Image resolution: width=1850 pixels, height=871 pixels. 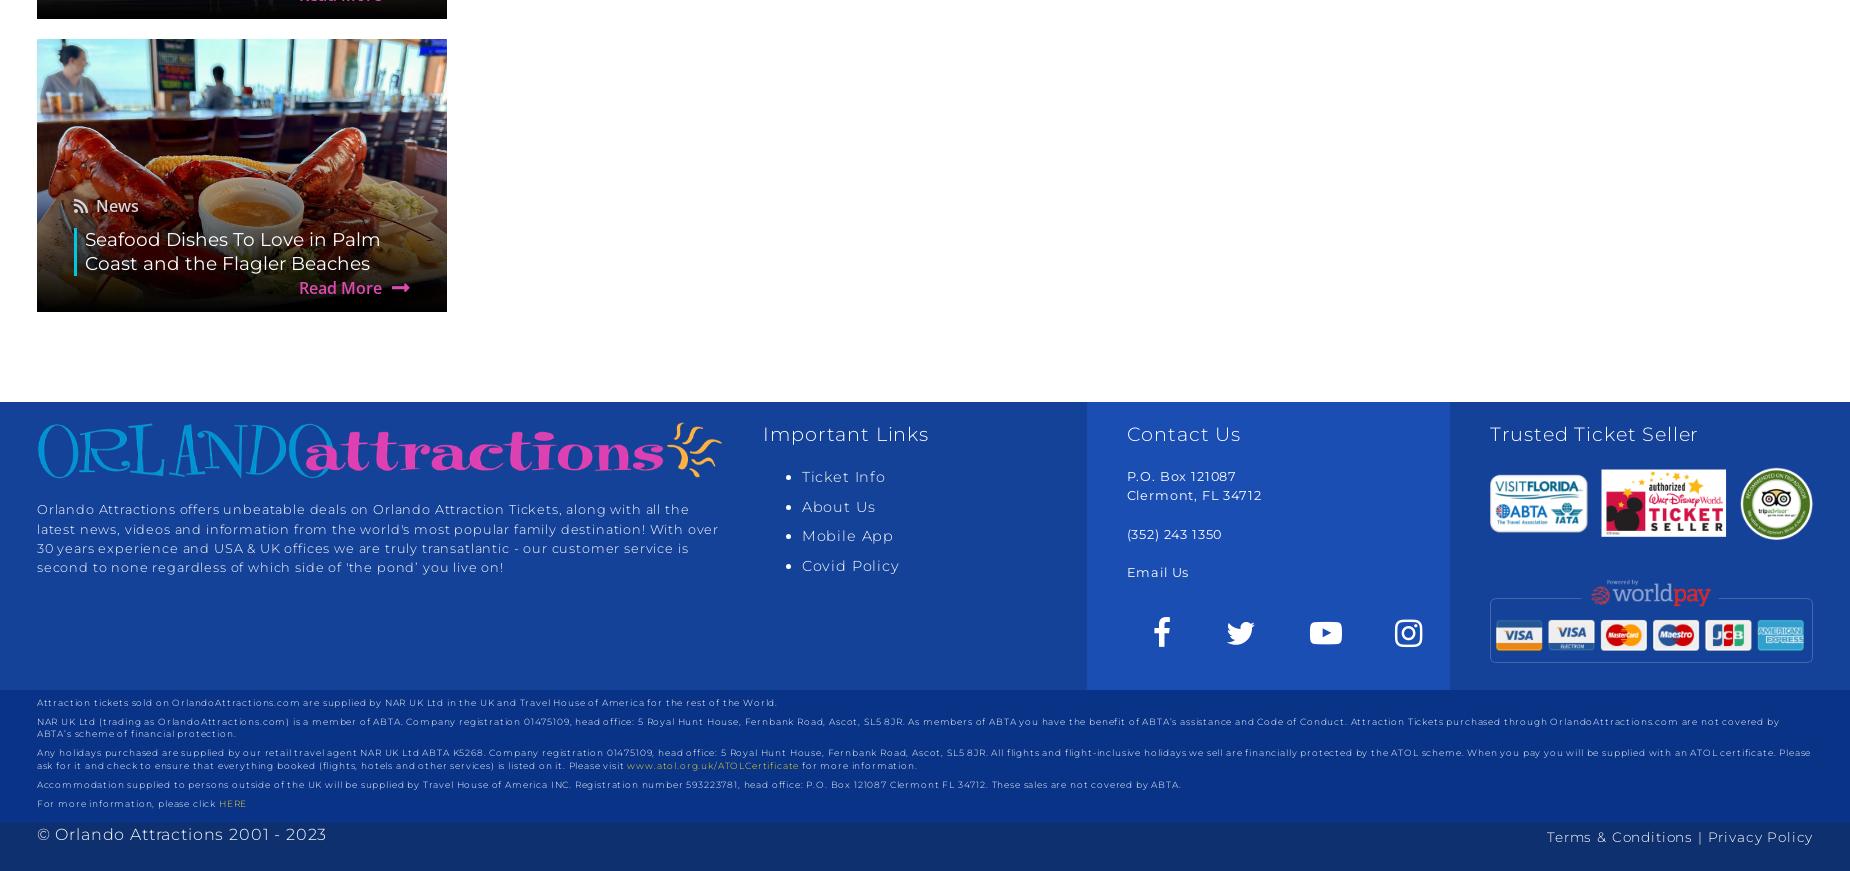 I want to click on 'Covid Policy', so click(x=801, y=565).